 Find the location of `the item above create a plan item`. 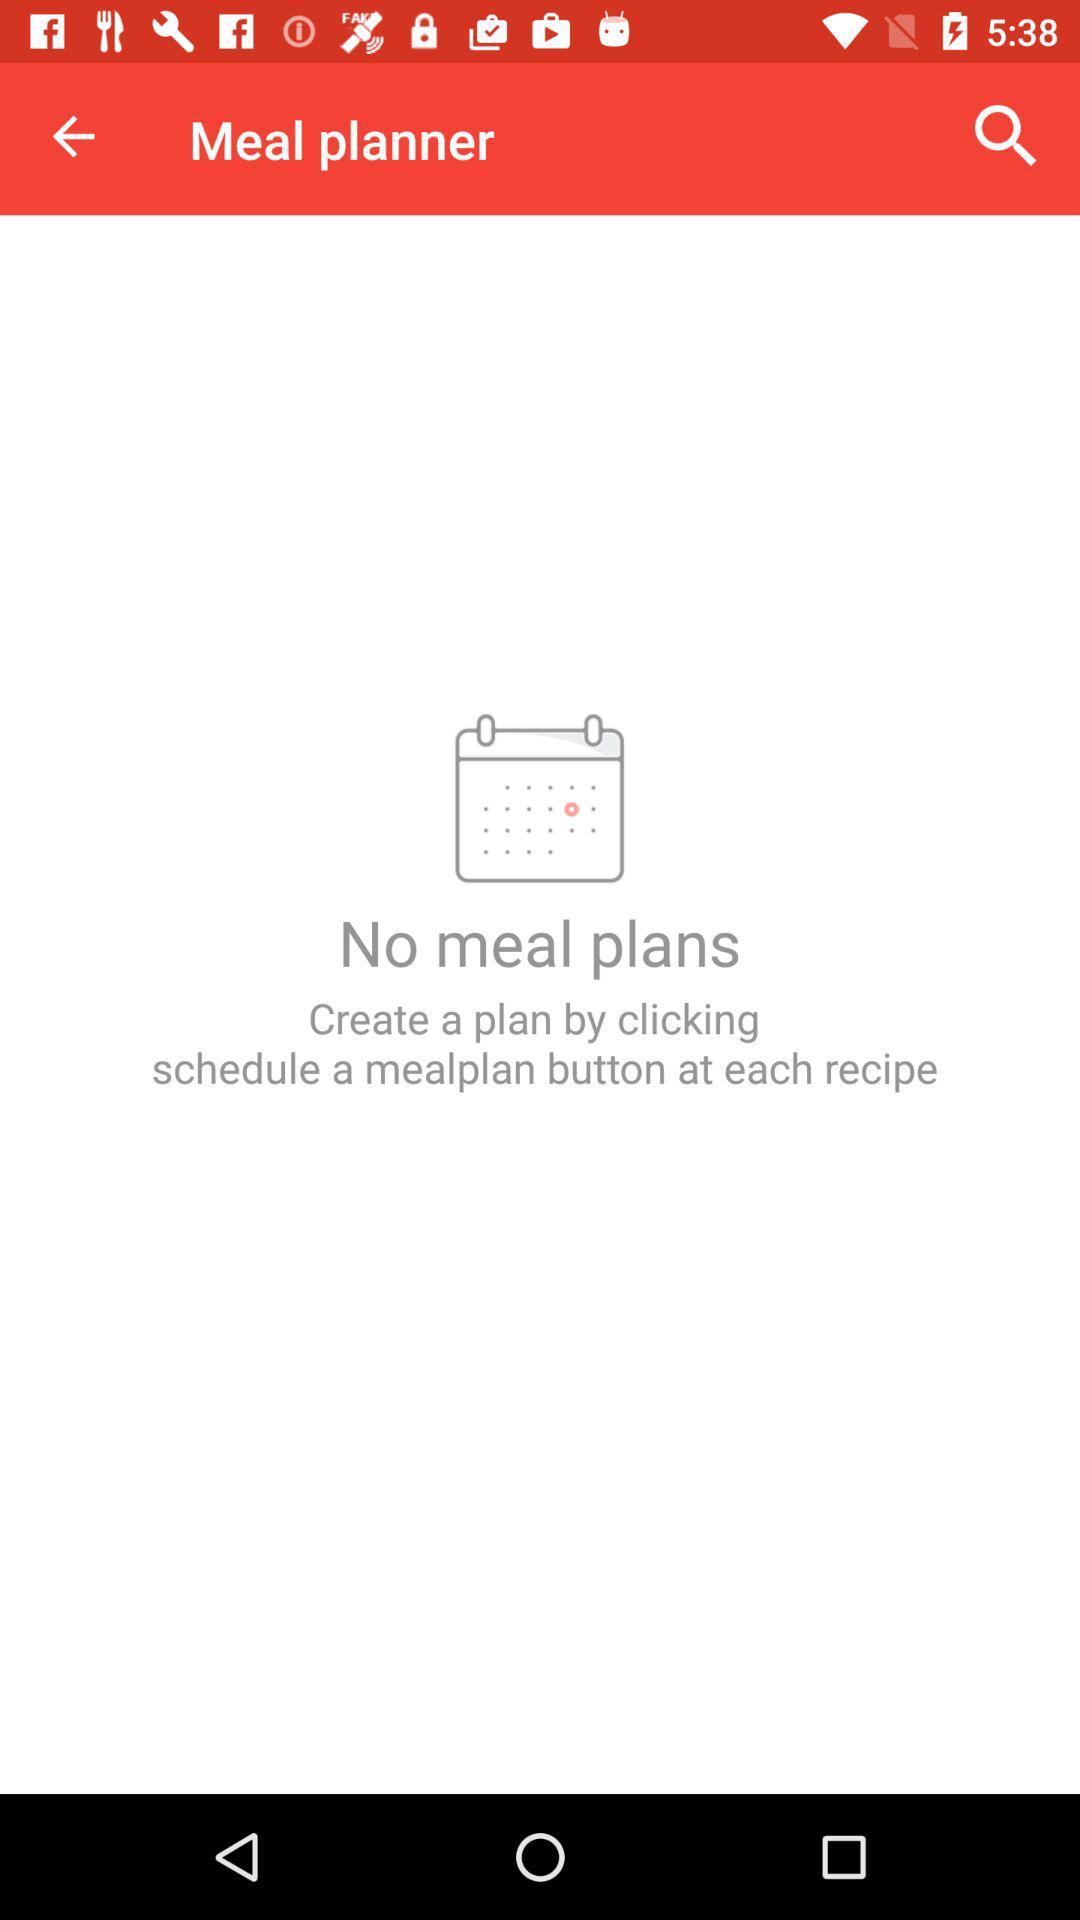

the item above create a plan item is located at coordinates (72, 135).